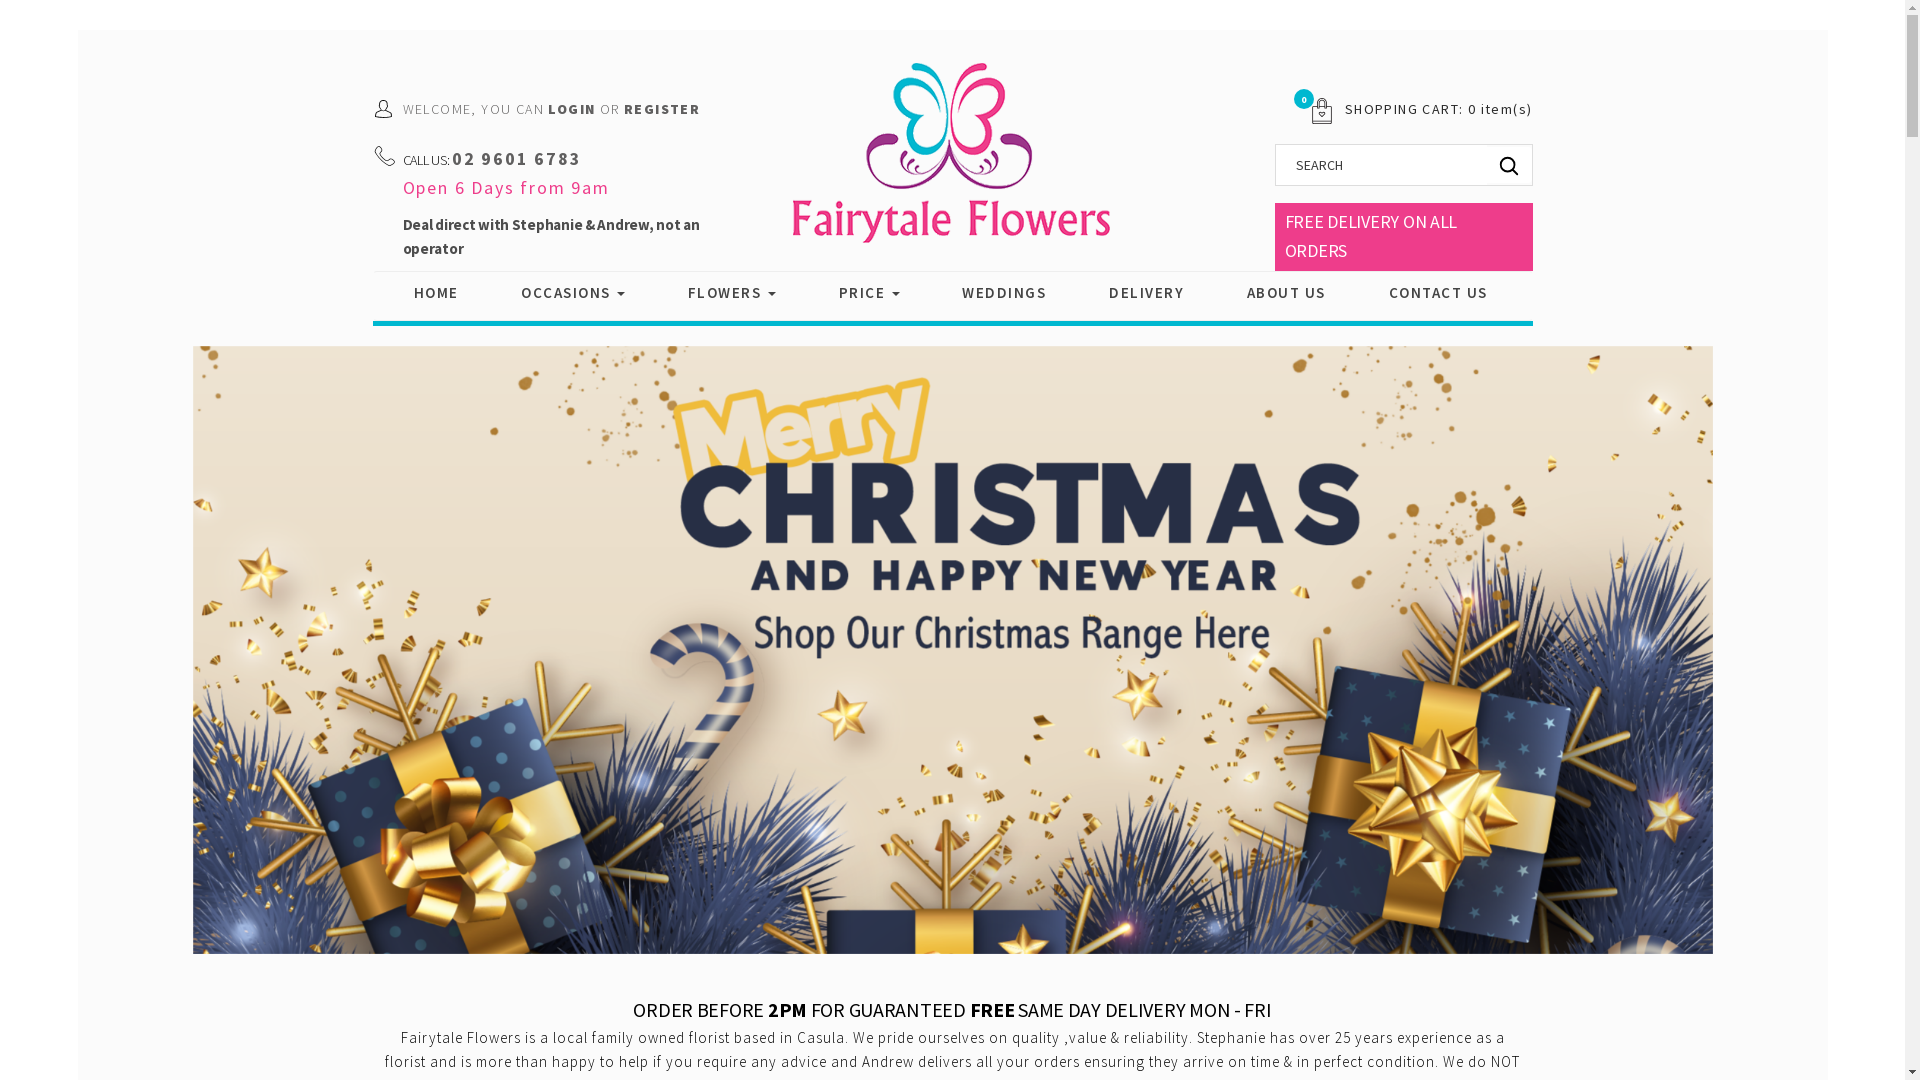 The width and height of the screenshot is (1920, 1080). Describe the element at coordinates (1437, 293) in the screenshot. I see `'CONTACT US'` at that location.